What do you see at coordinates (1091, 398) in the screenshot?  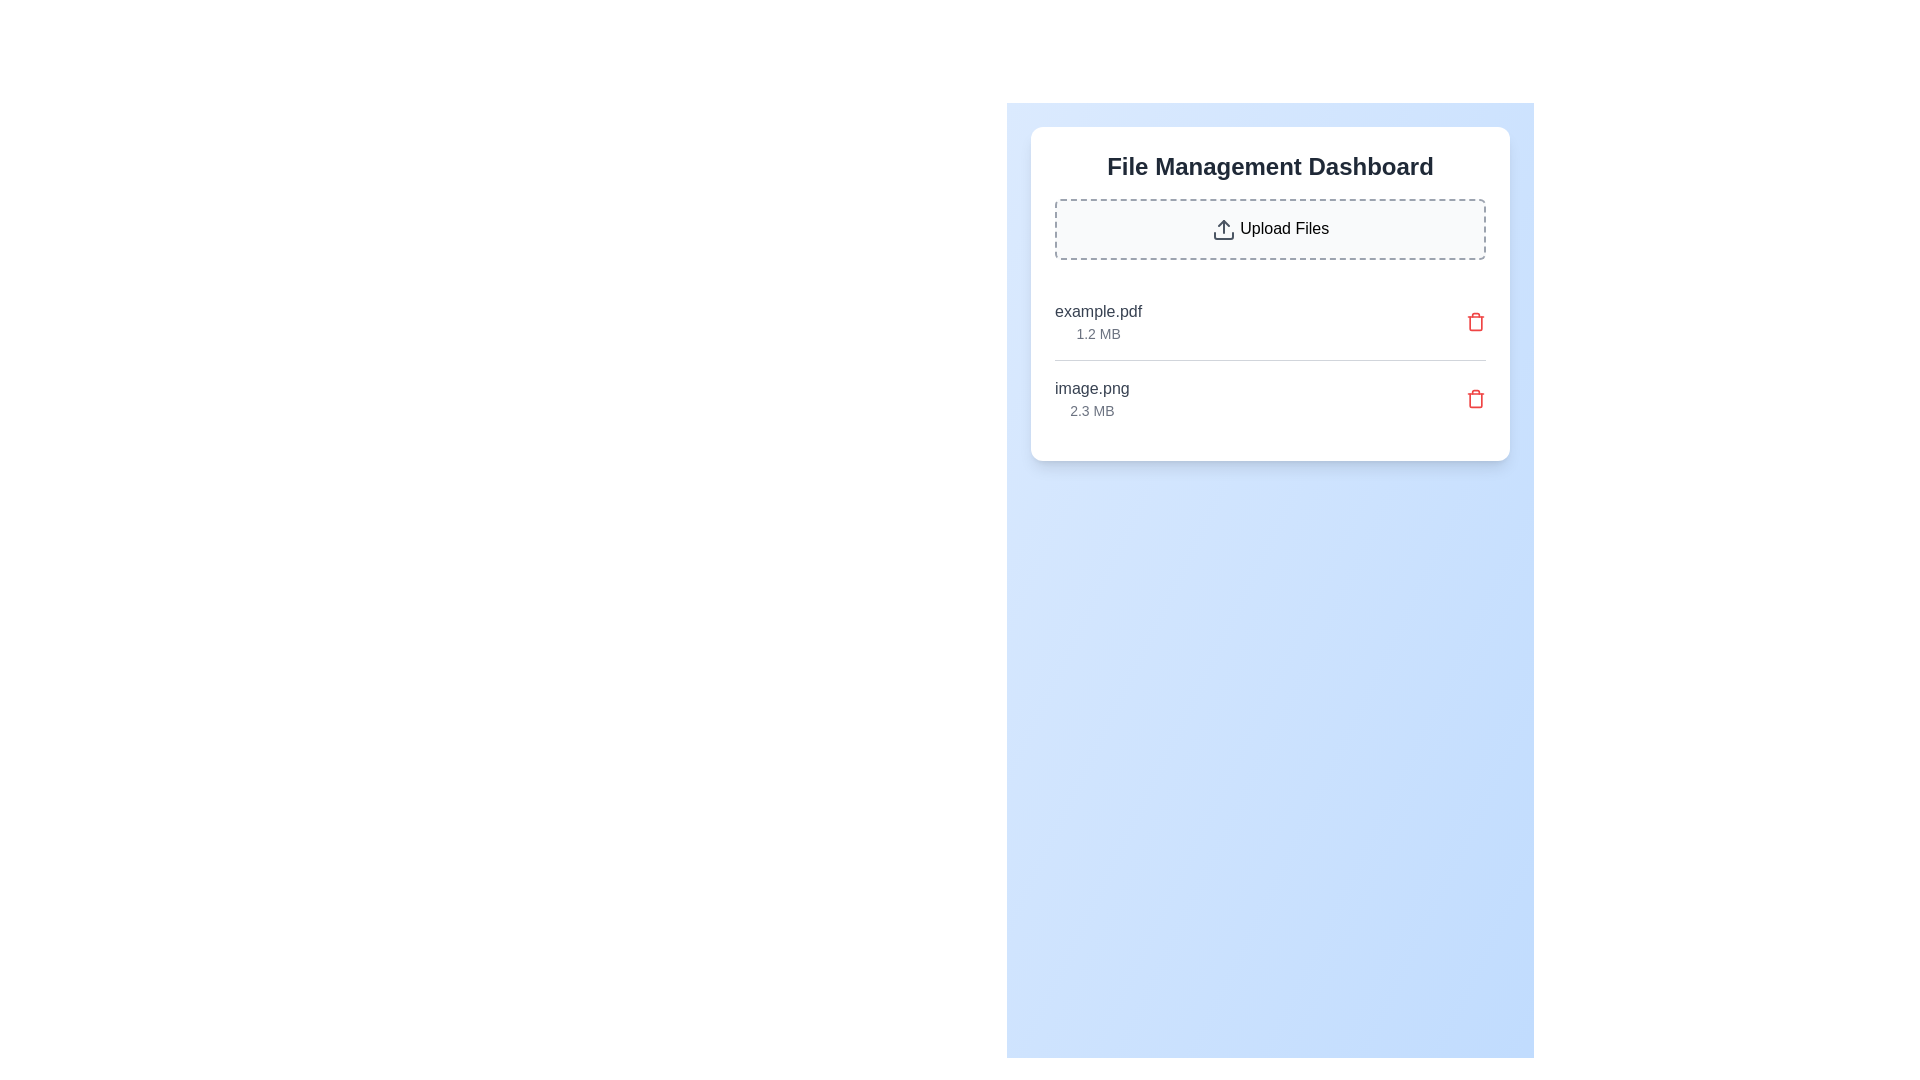 I see `the area surrounding the text display showing 'image.png' and '2.3 MB'` at bounding box center [1091, 398].